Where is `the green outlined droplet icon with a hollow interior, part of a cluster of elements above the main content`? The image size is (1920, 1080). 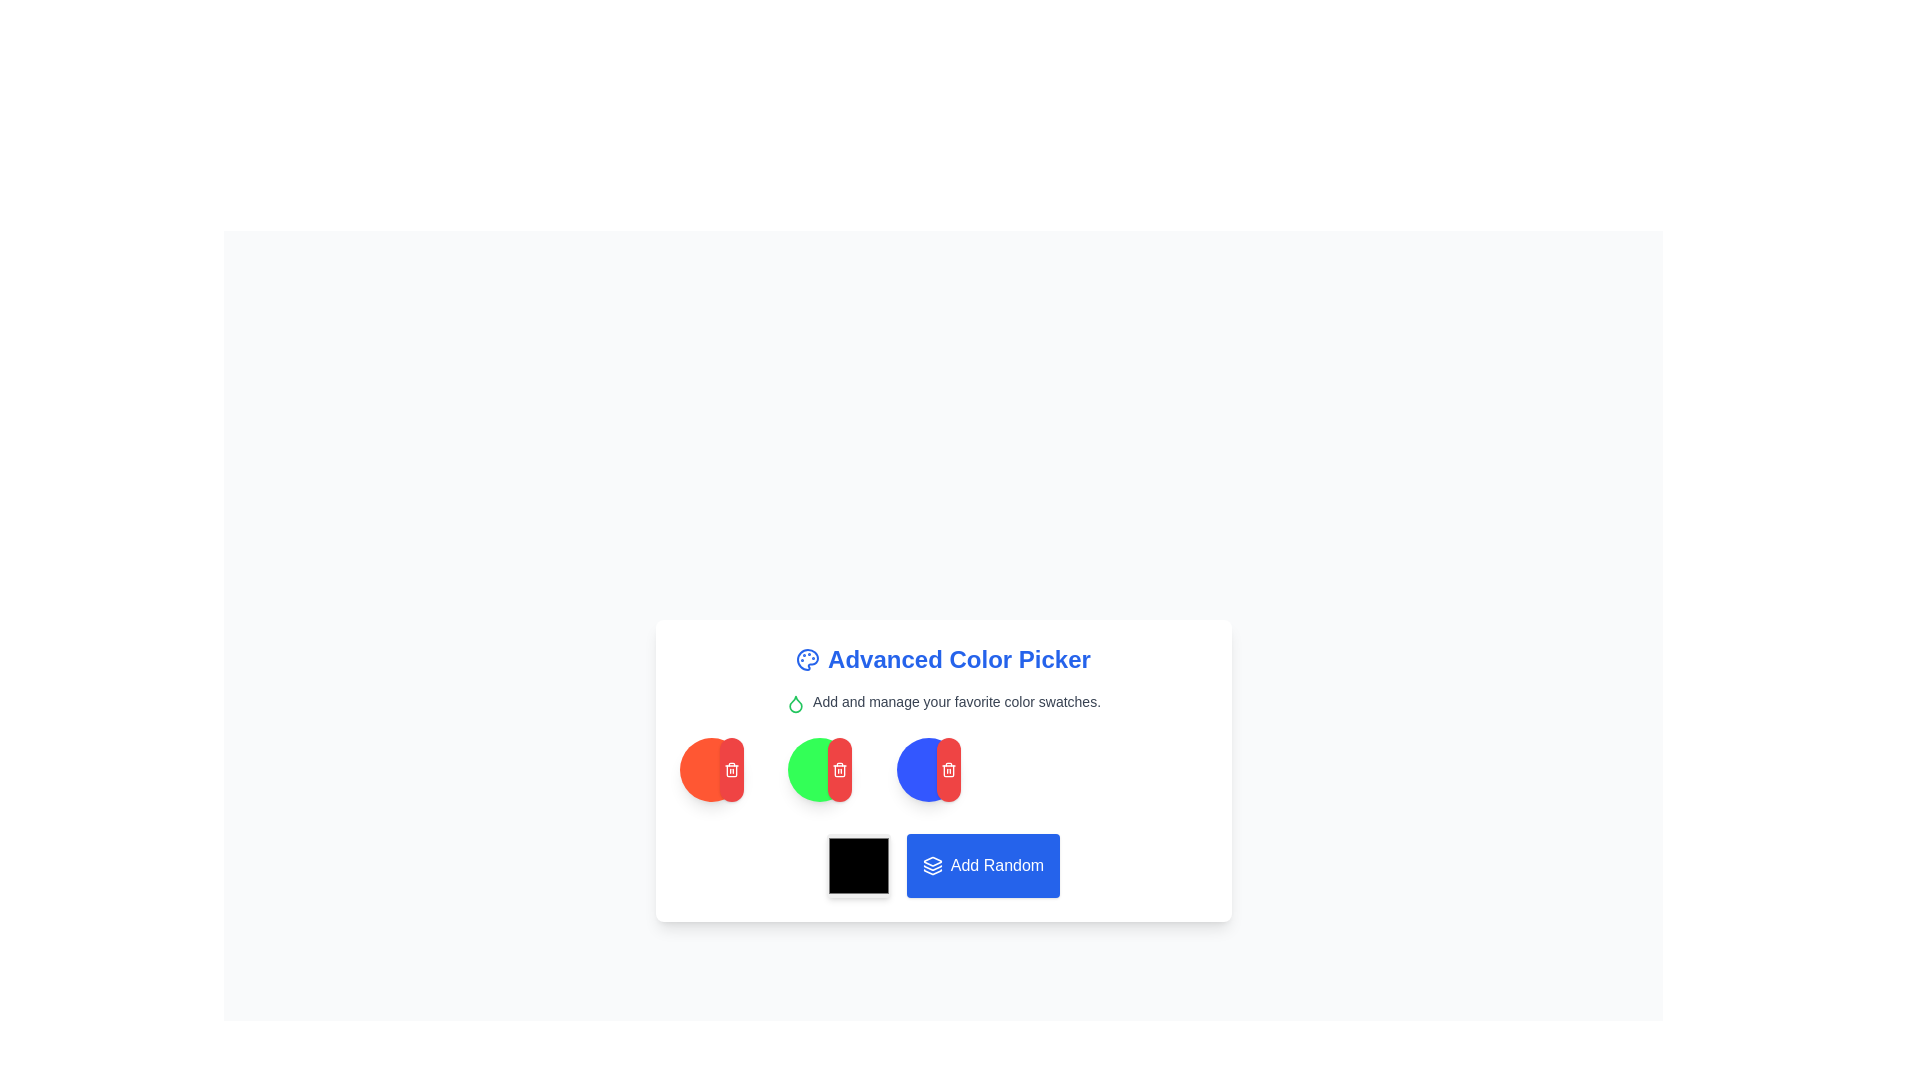
the green outlined droplet icon with a hollow interior, part of a cluster of elements above the main content is located at coordinates (795, 703).